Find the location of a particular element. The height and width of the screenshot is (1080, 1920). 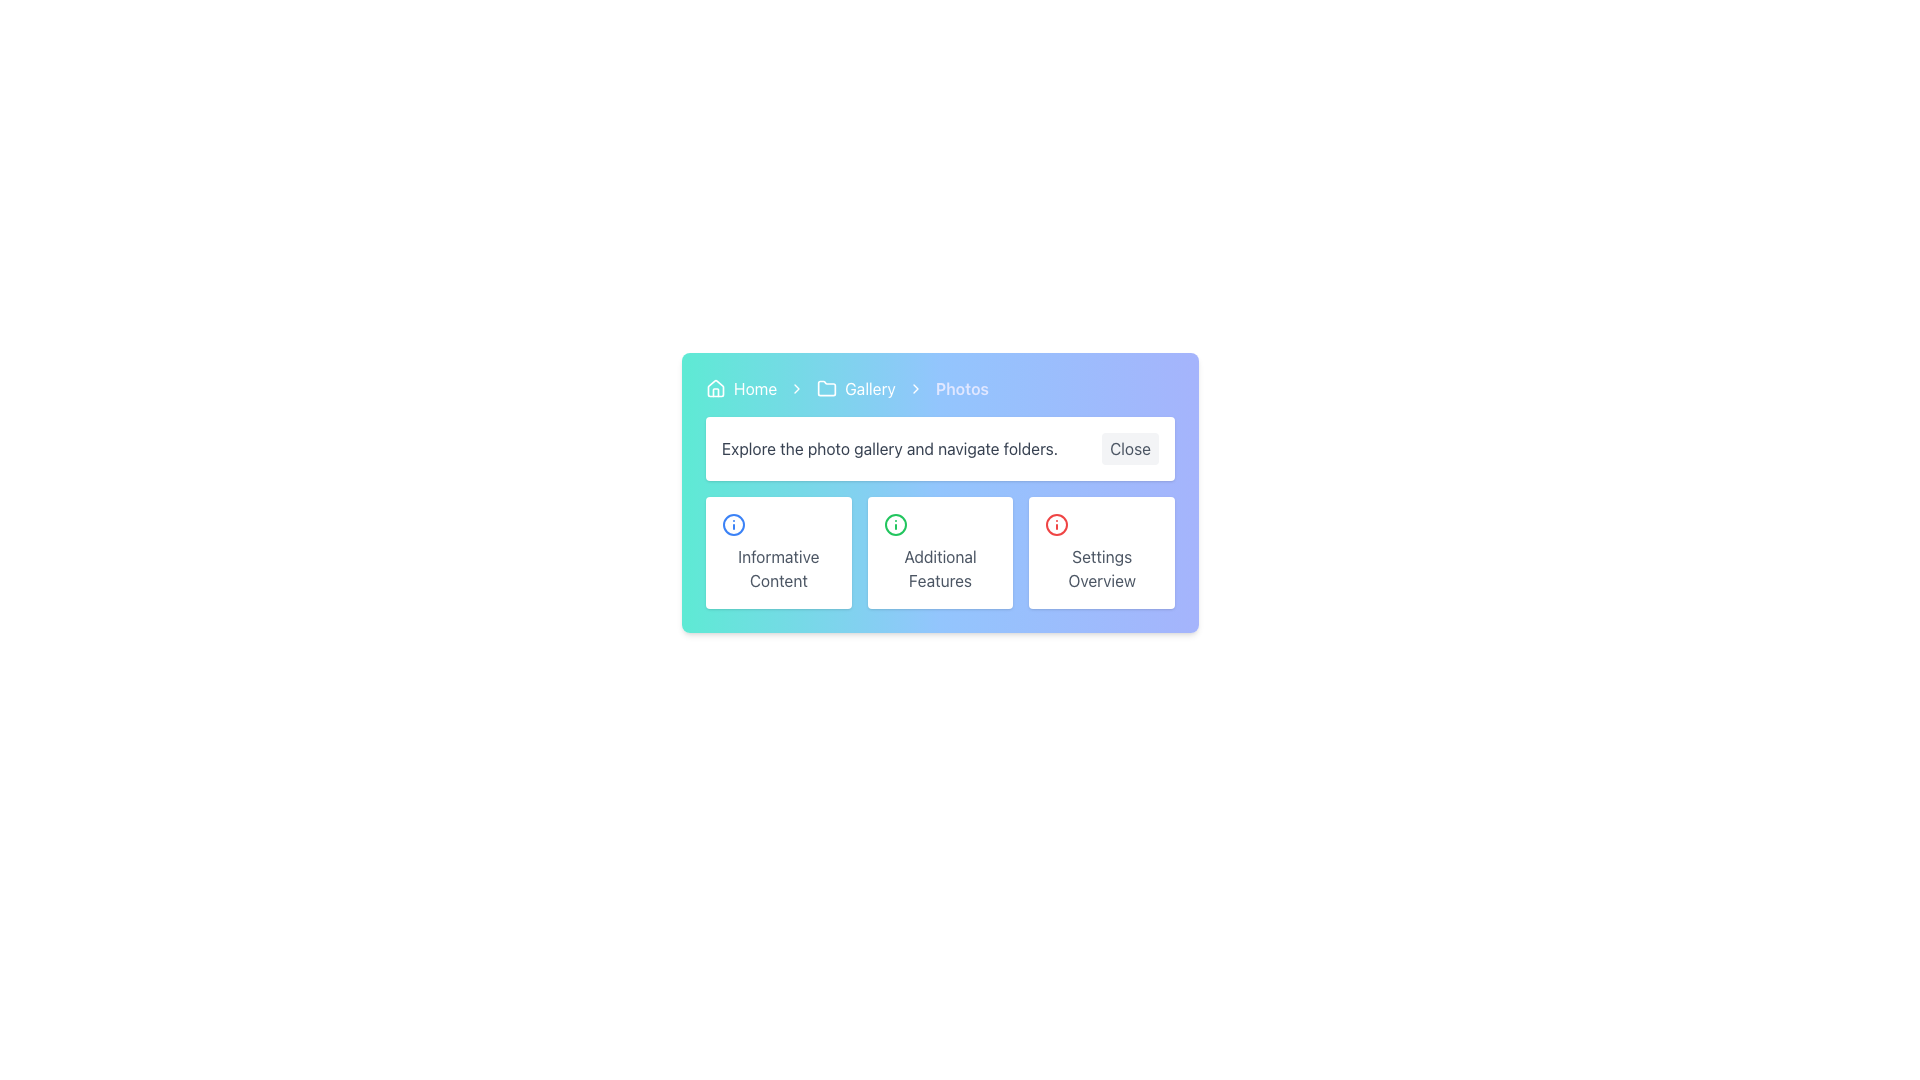

the 'Photos' text label in the breadcrumb navigation bar, which indicates the current section in the application's hierarchy is located at coordinates (962, 389).